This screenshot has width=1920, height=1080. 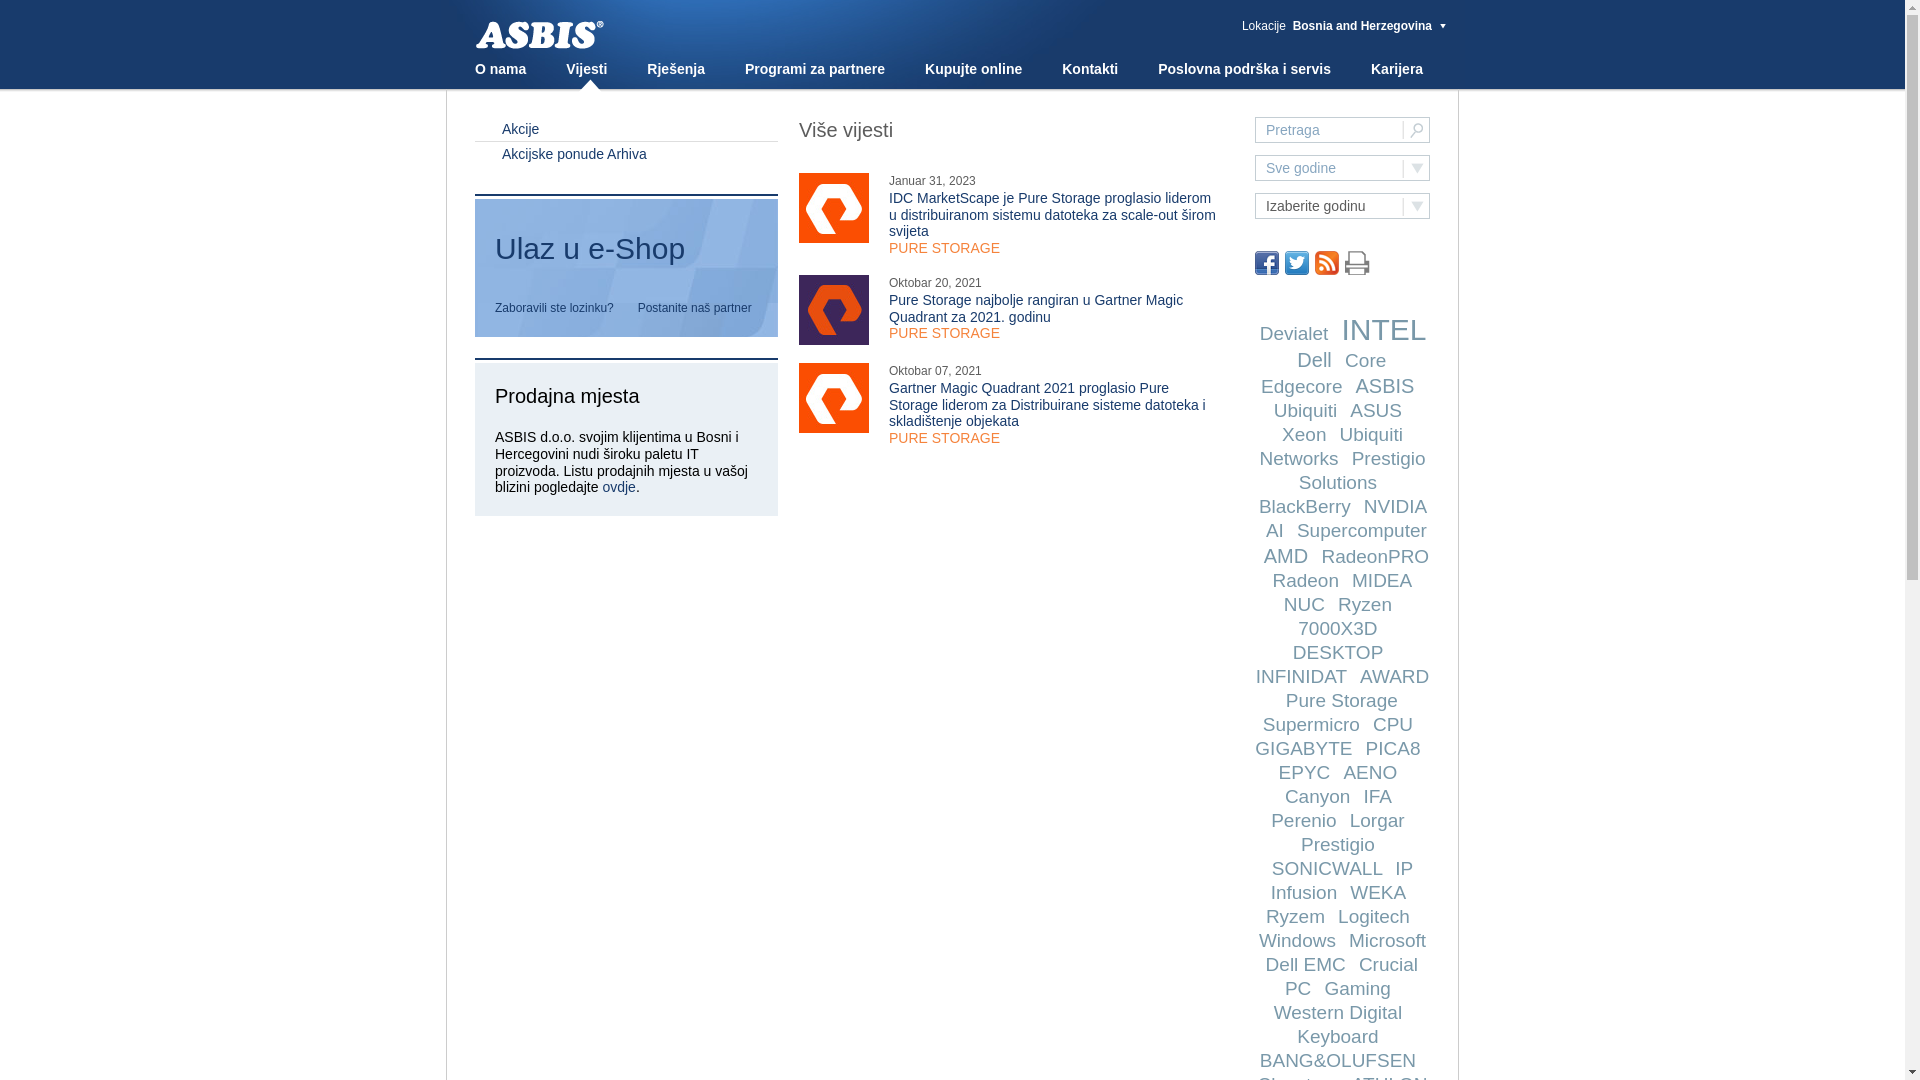 I want to click on 'EPYC', so click(x=1277, y=771).